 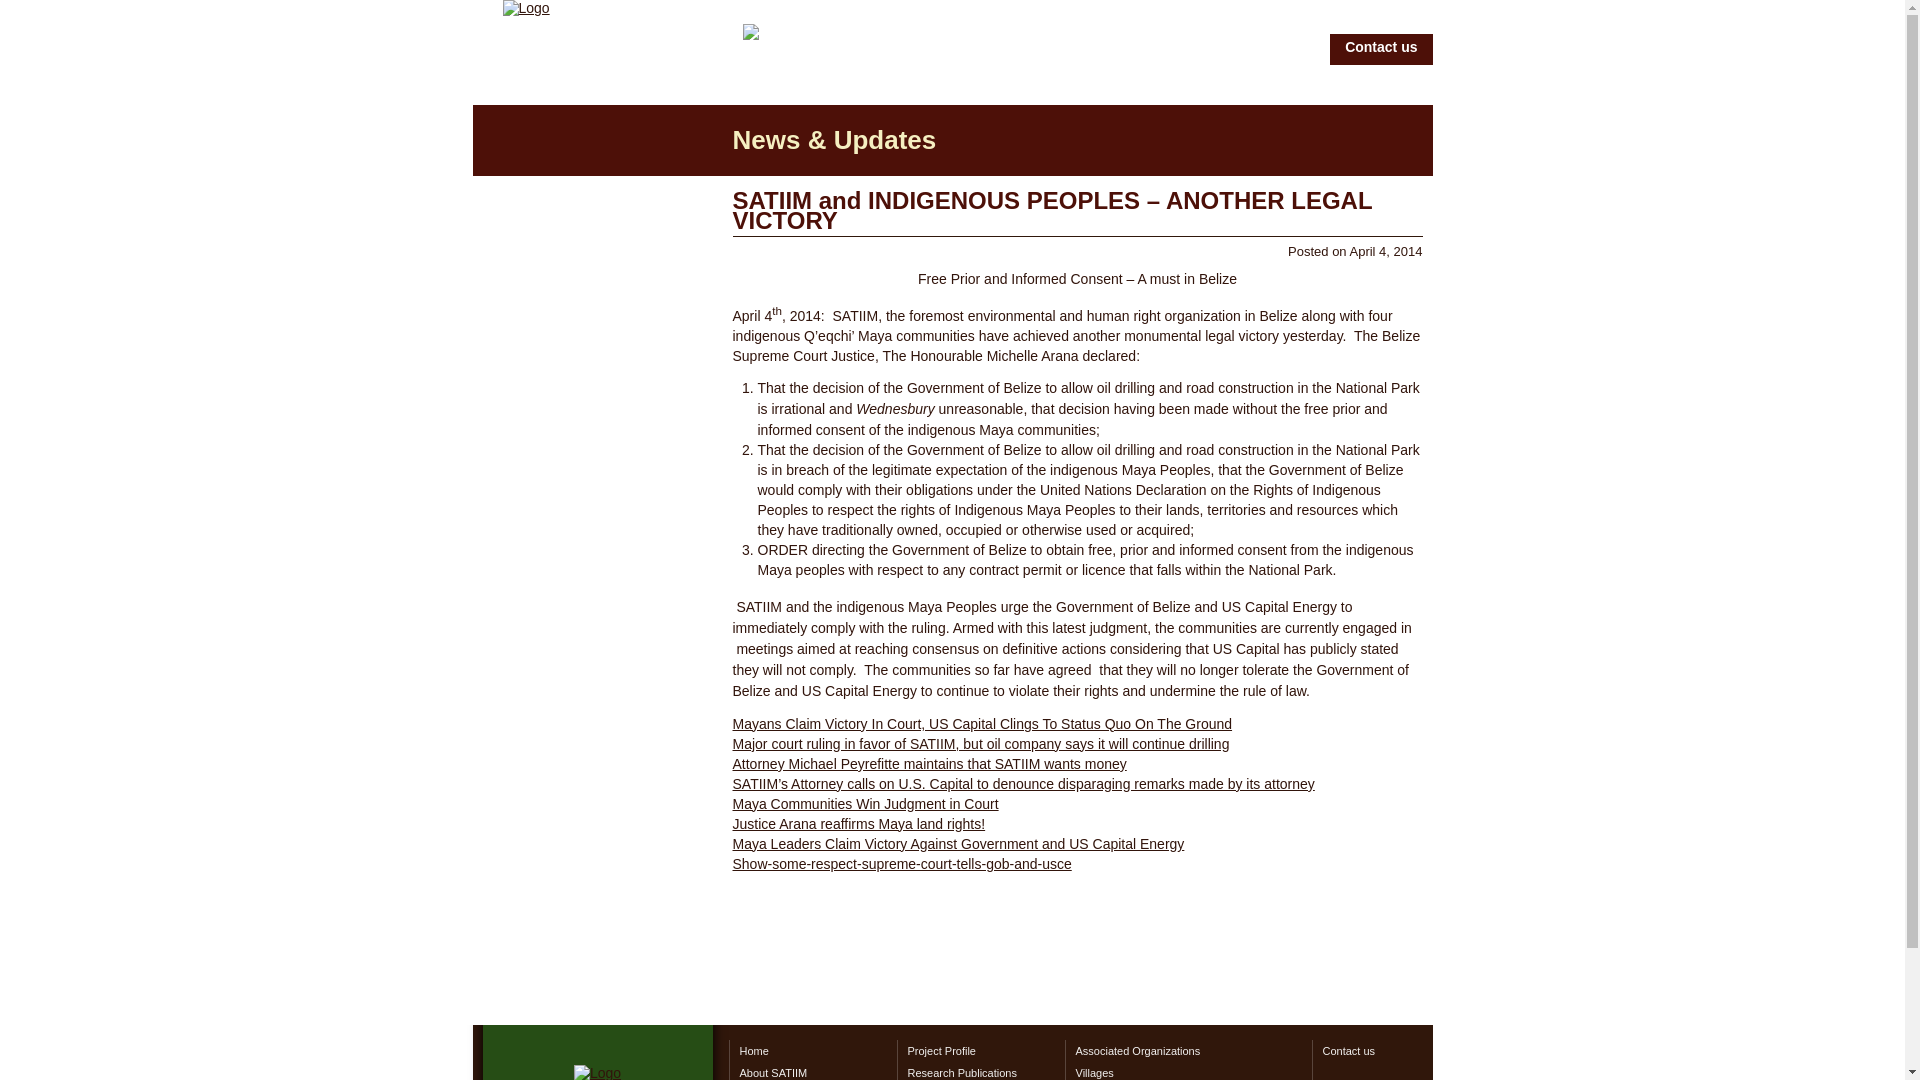 What do you see at coordinates (1376, 1049) in the screenshot?
I see `'Contact us'` at bounding box center [1376, 1049].